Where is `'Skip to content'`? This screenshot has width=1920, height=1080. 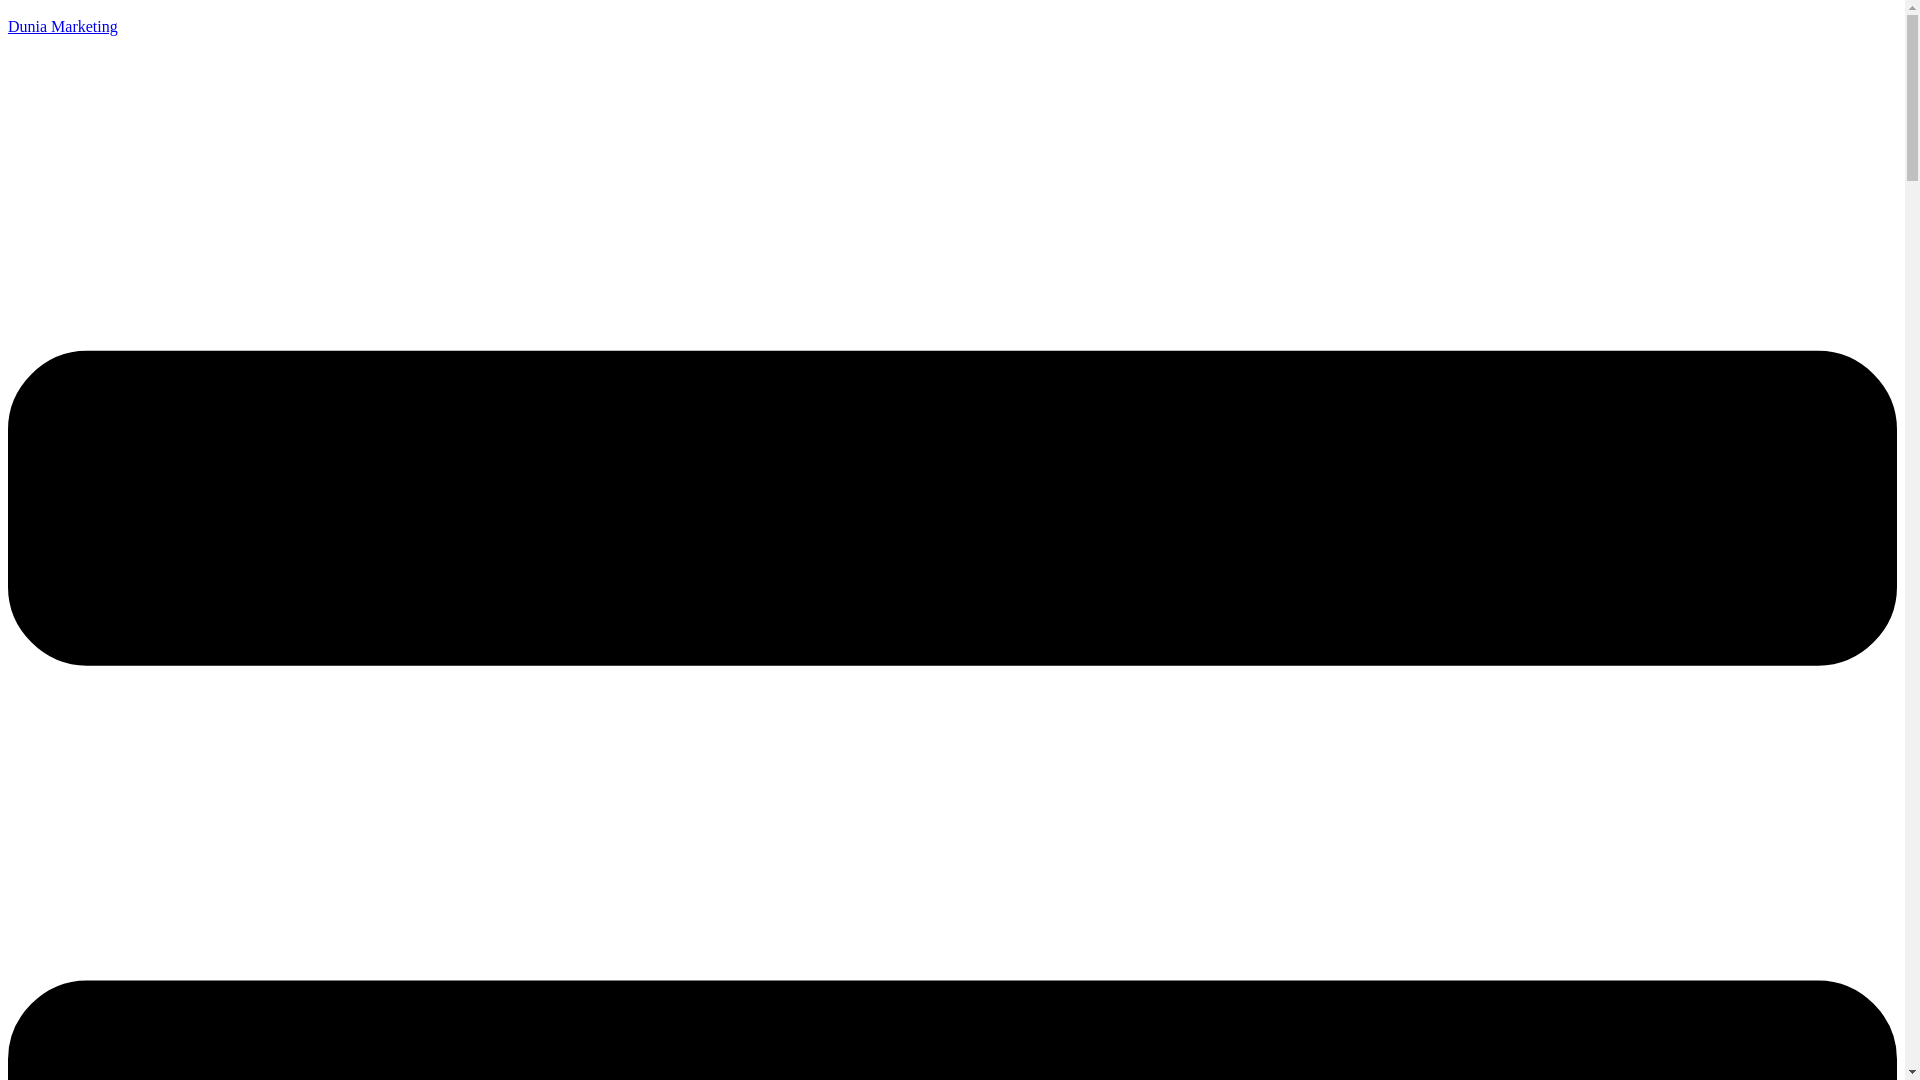 'Skip to content' is located at coordinates (7, 7).